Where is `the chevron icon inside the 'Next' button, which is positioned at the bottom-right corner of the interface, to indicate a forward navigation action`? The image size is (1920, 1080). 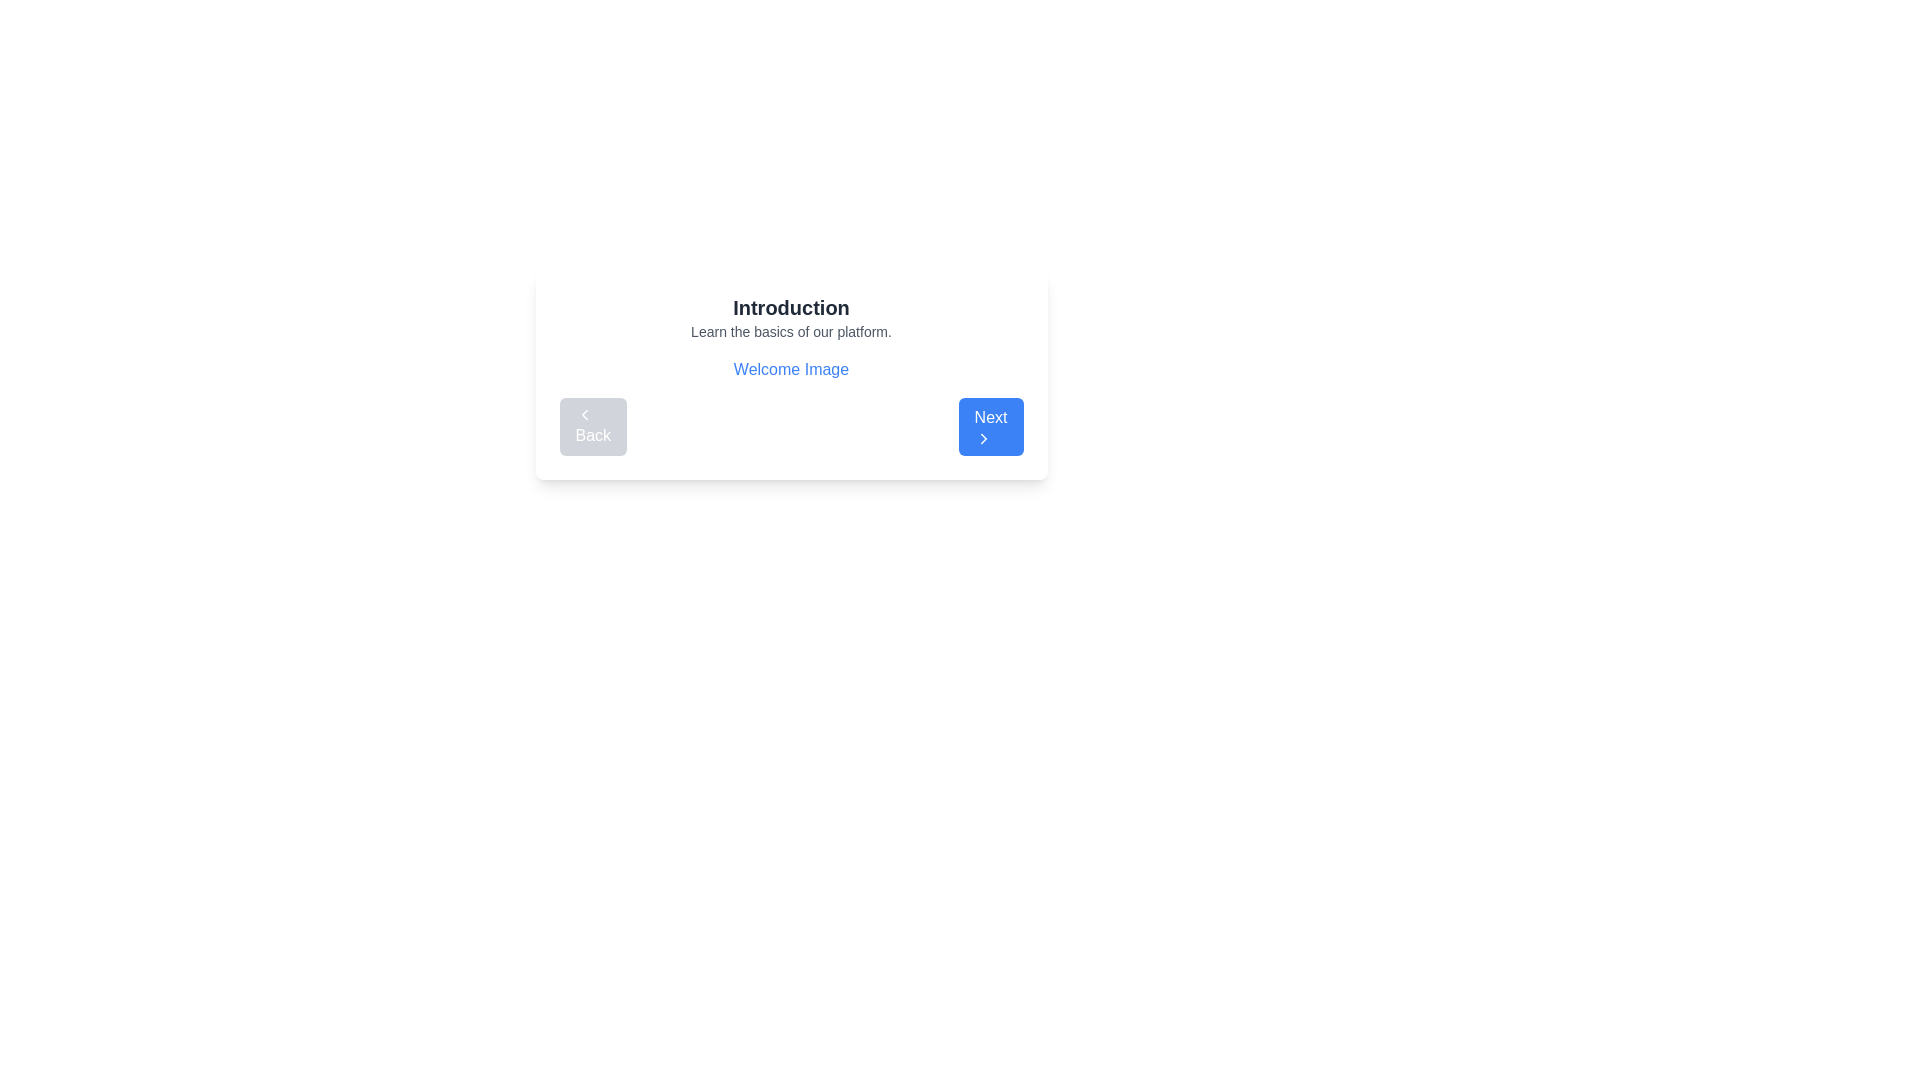
the chevron icon inside the 'Next' button, which is positioned at the bottom-right corner of the interface, to indicate a forward navigation action is located at coordinates (983, 438).